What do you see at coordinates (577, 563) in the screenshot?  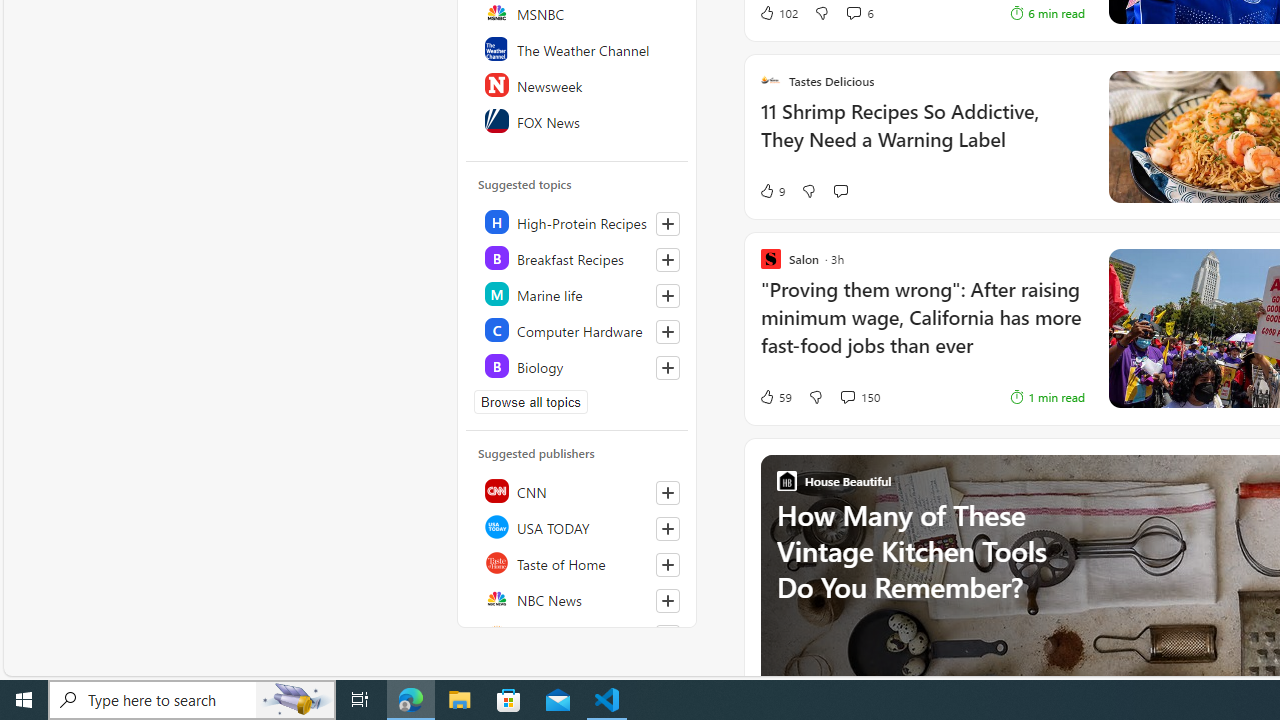 I see `'Taste of Home'` at bounding box center [577, 563].